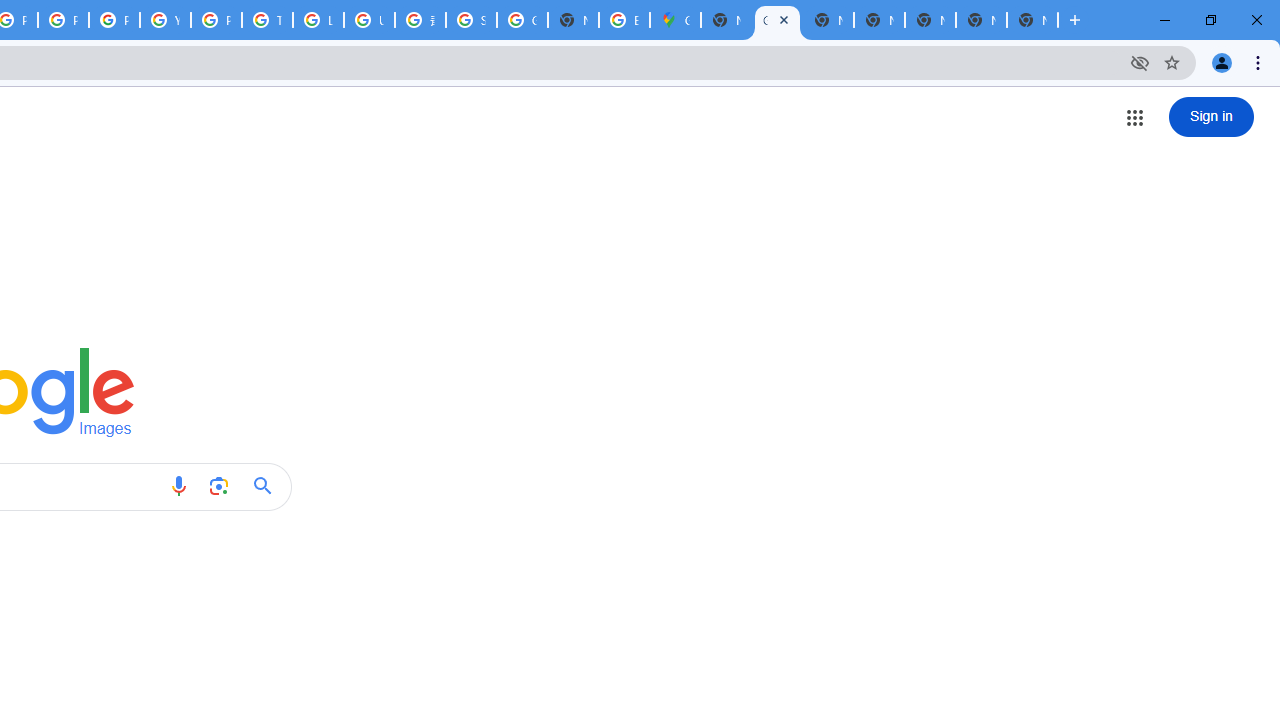 Image resolution: width=1280 pixels, height=720 pixels. Describe the element at coordinates (1032, 20) in the screenshot. I see `'New Tab'` at that location.